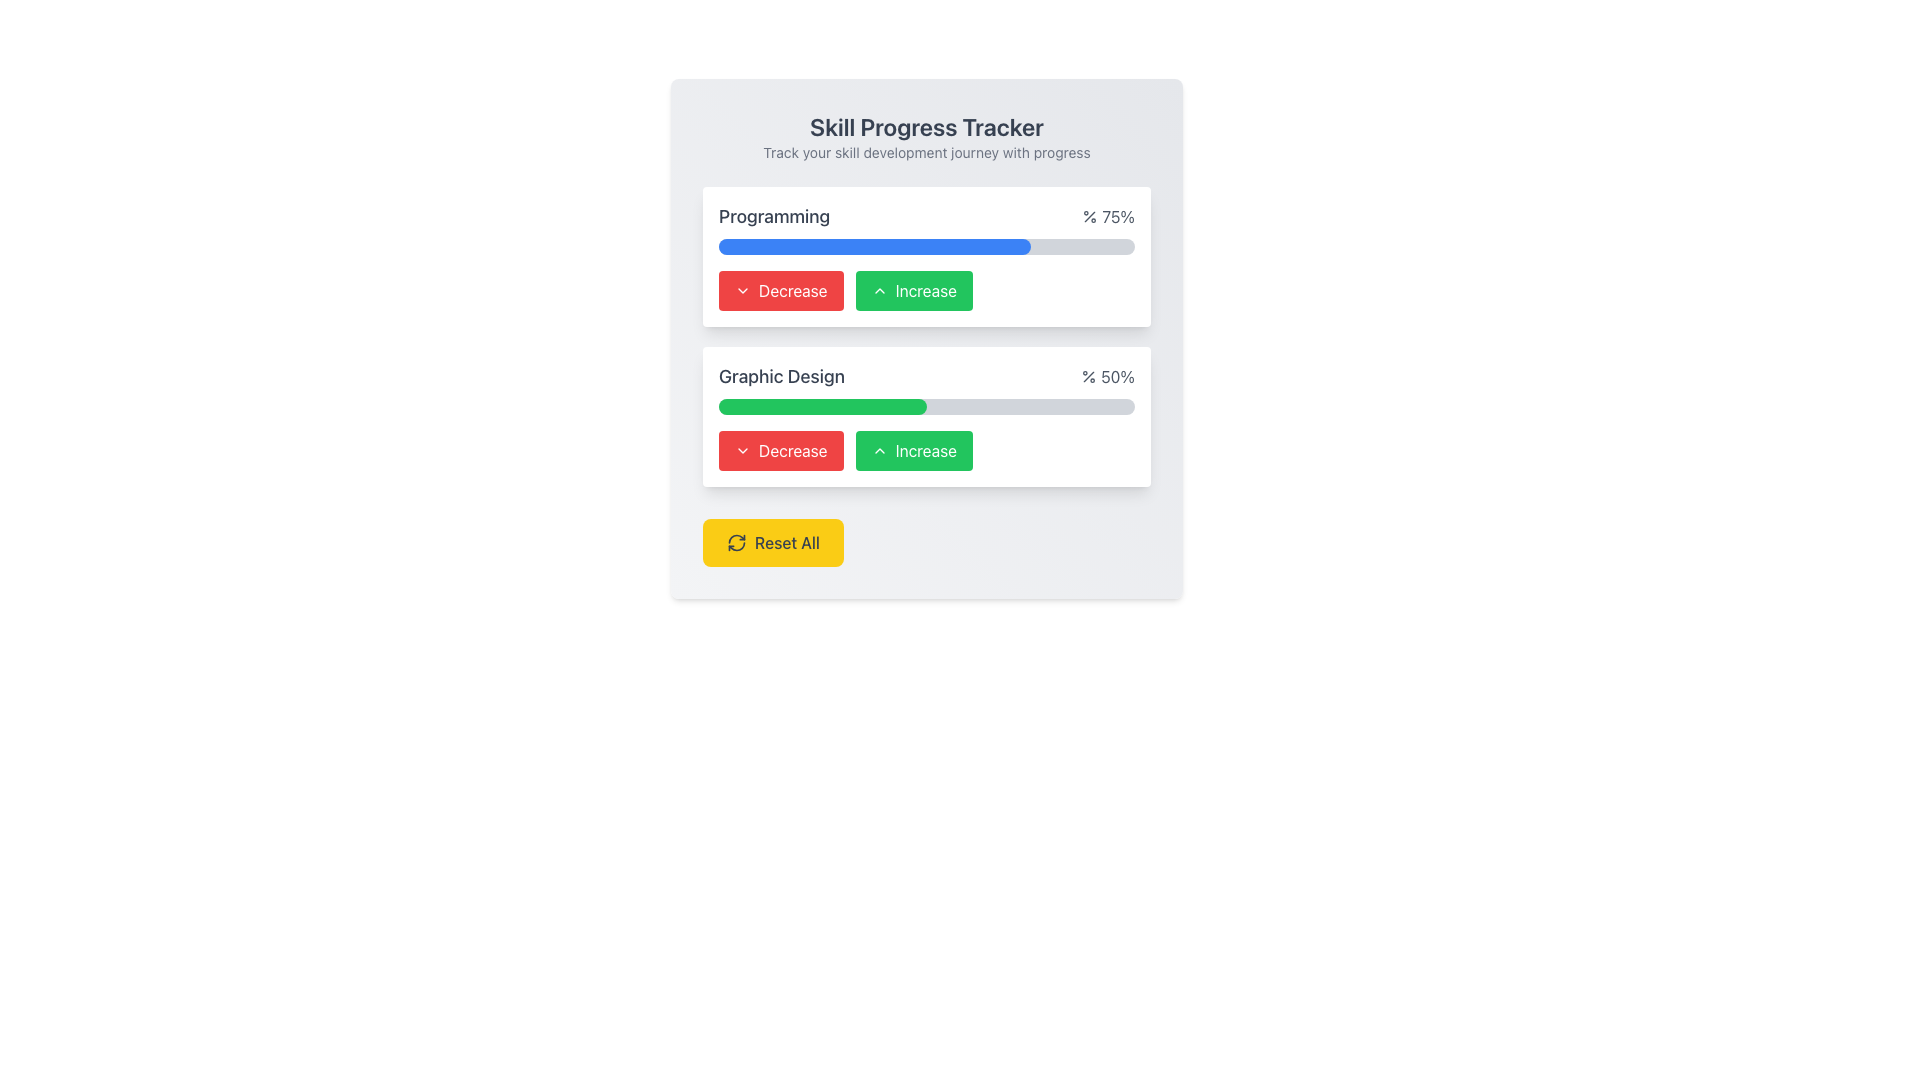 The image size is (1920, 1080). Describe the element at coordinates (879, 451) in the screenshot. I see `the 'Increase' icon located at the bottom-right of the 'Graphic Design' skill section, which visually indicates upward change or growth` at that location.